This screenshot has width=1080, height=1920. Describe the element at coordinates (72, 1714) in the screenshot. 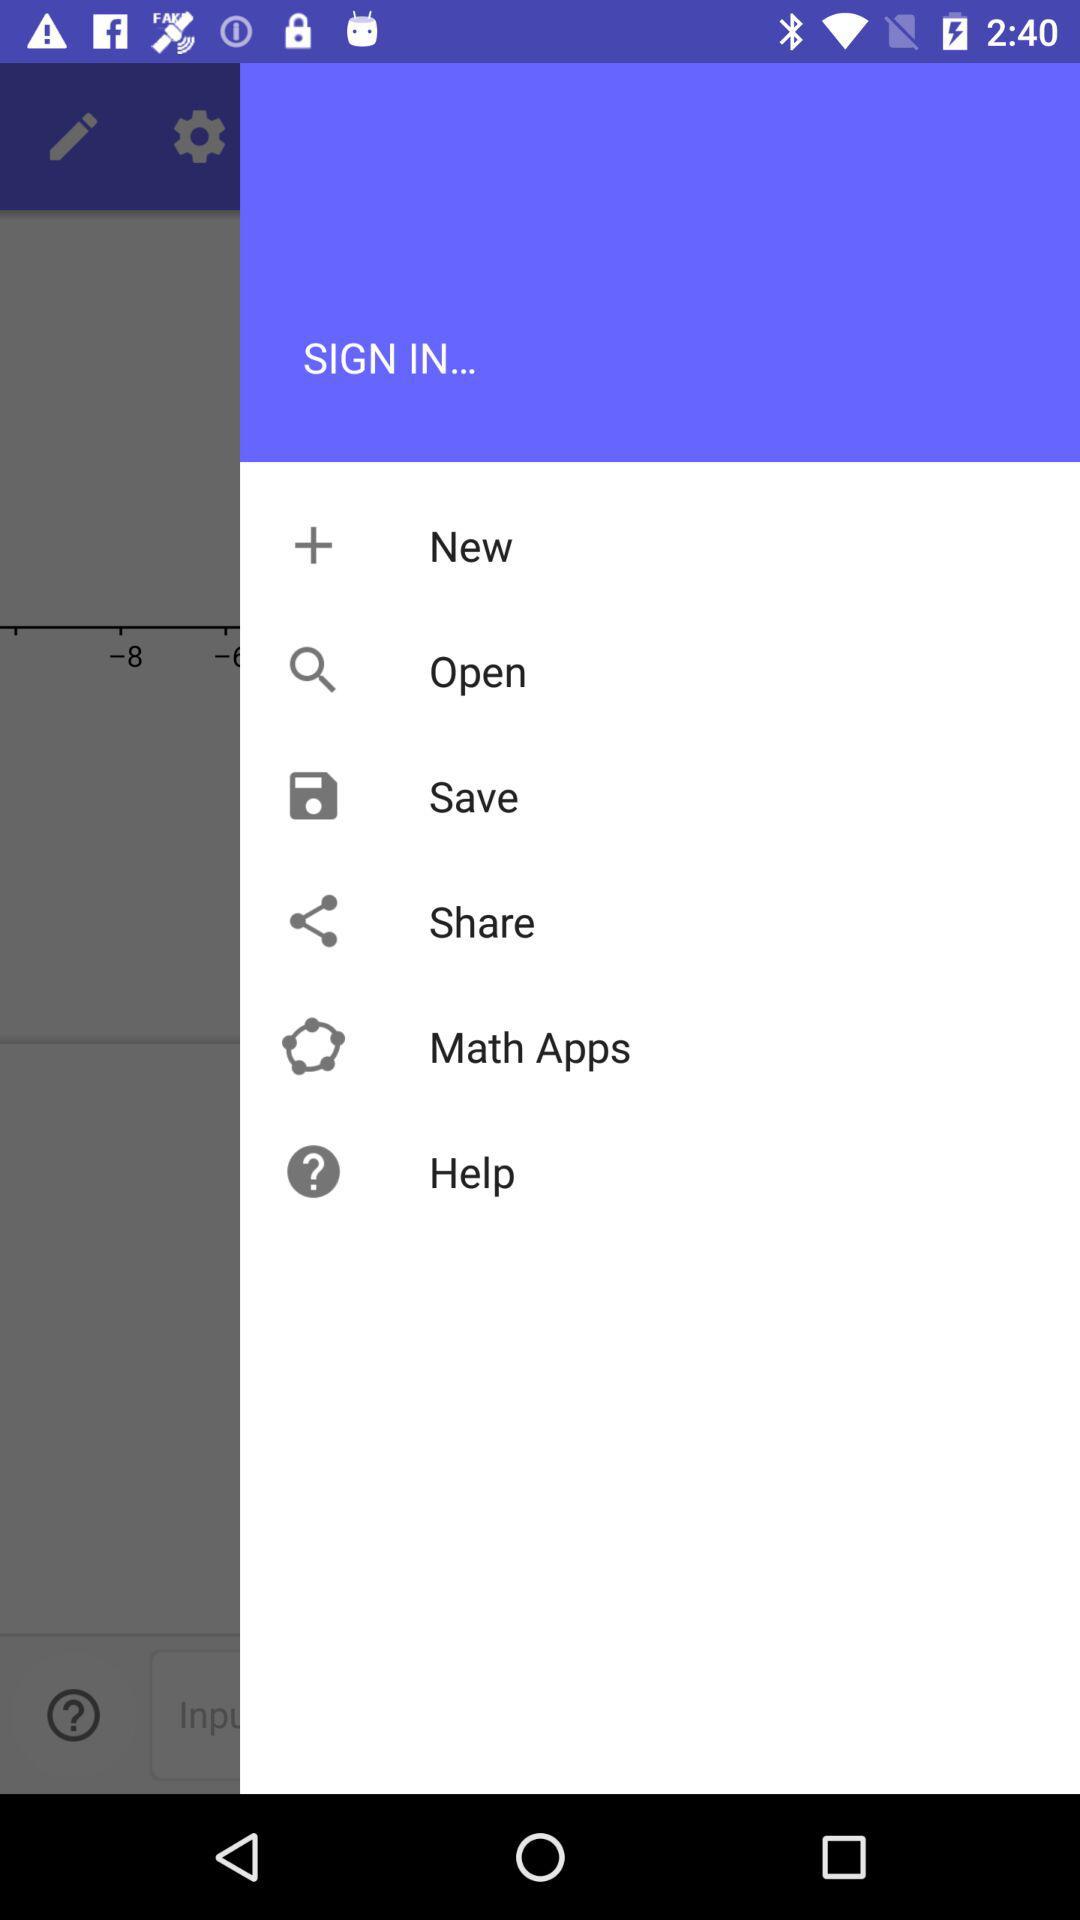

I see `the help icon` at that location.